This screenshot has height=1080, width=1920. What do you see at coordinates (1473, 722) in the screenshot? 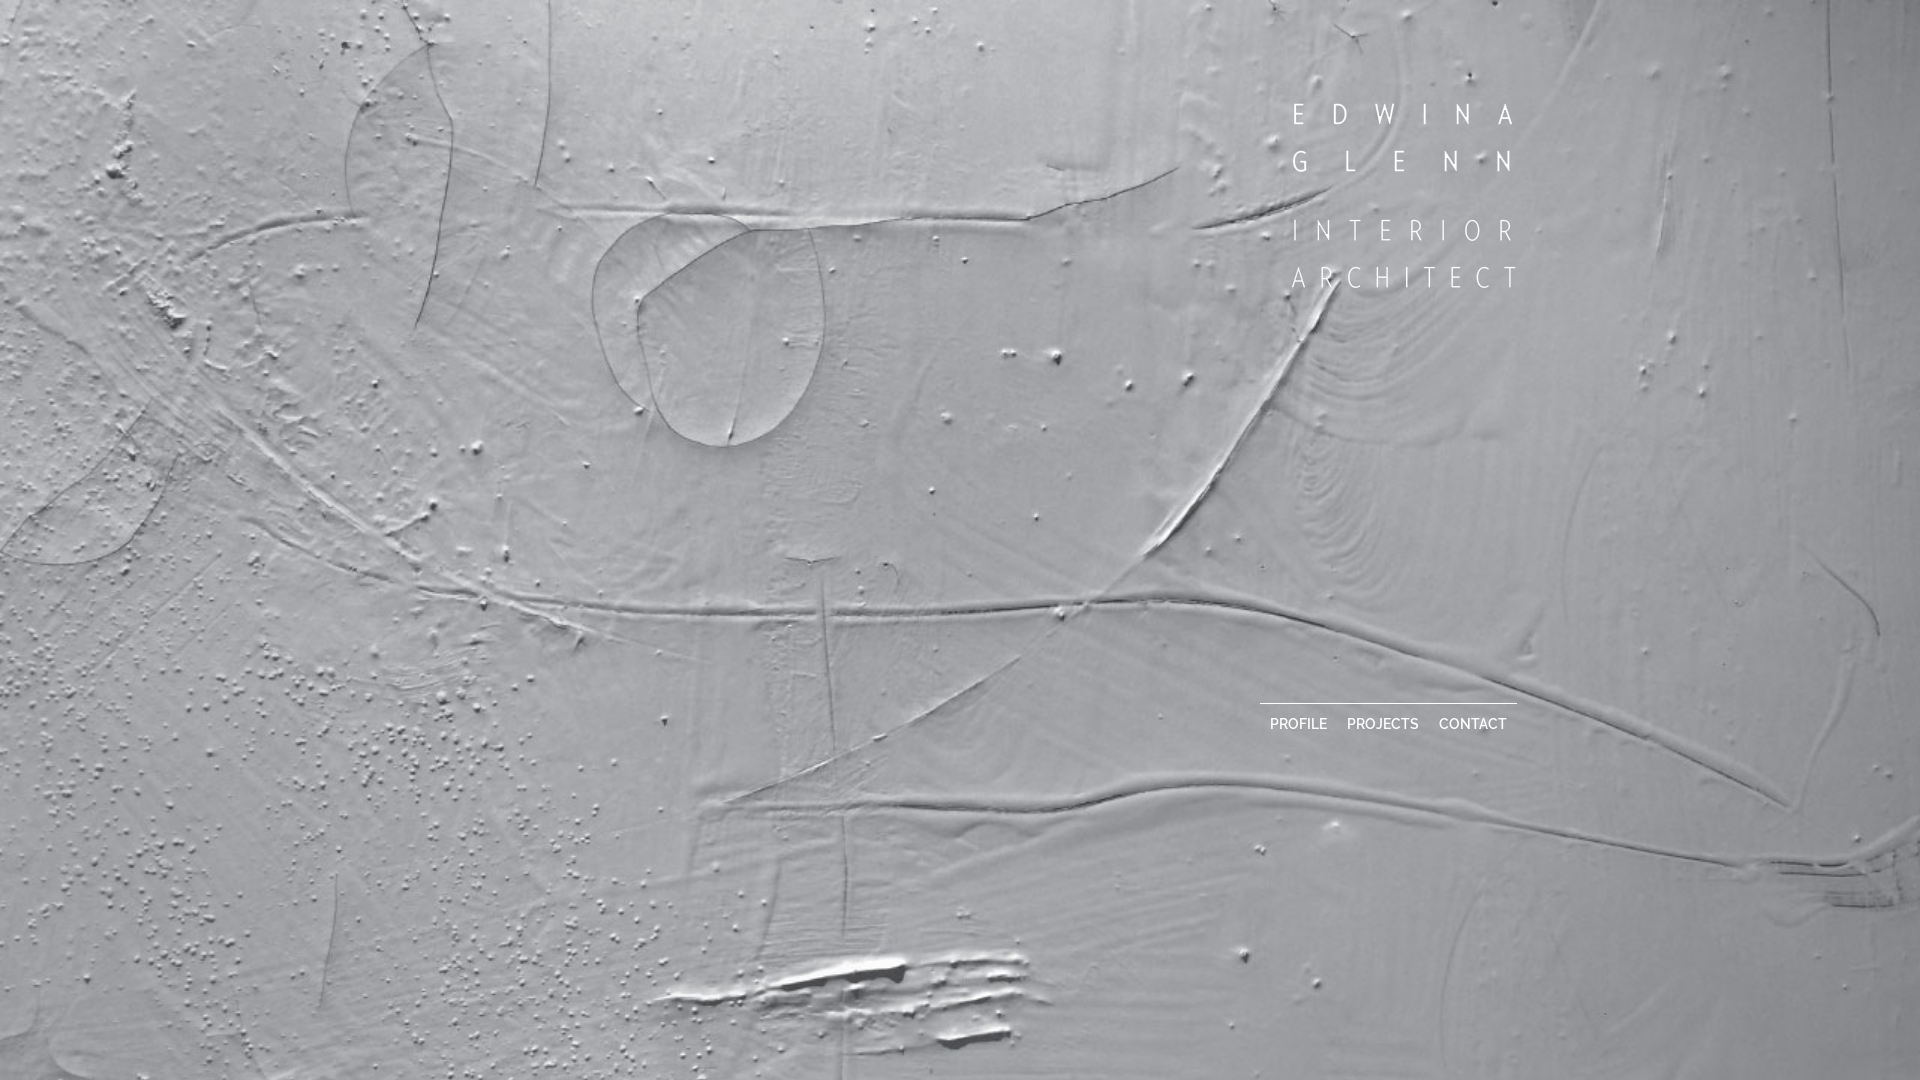
I see `'CONTACT'` at bounding box center [1473, 722].